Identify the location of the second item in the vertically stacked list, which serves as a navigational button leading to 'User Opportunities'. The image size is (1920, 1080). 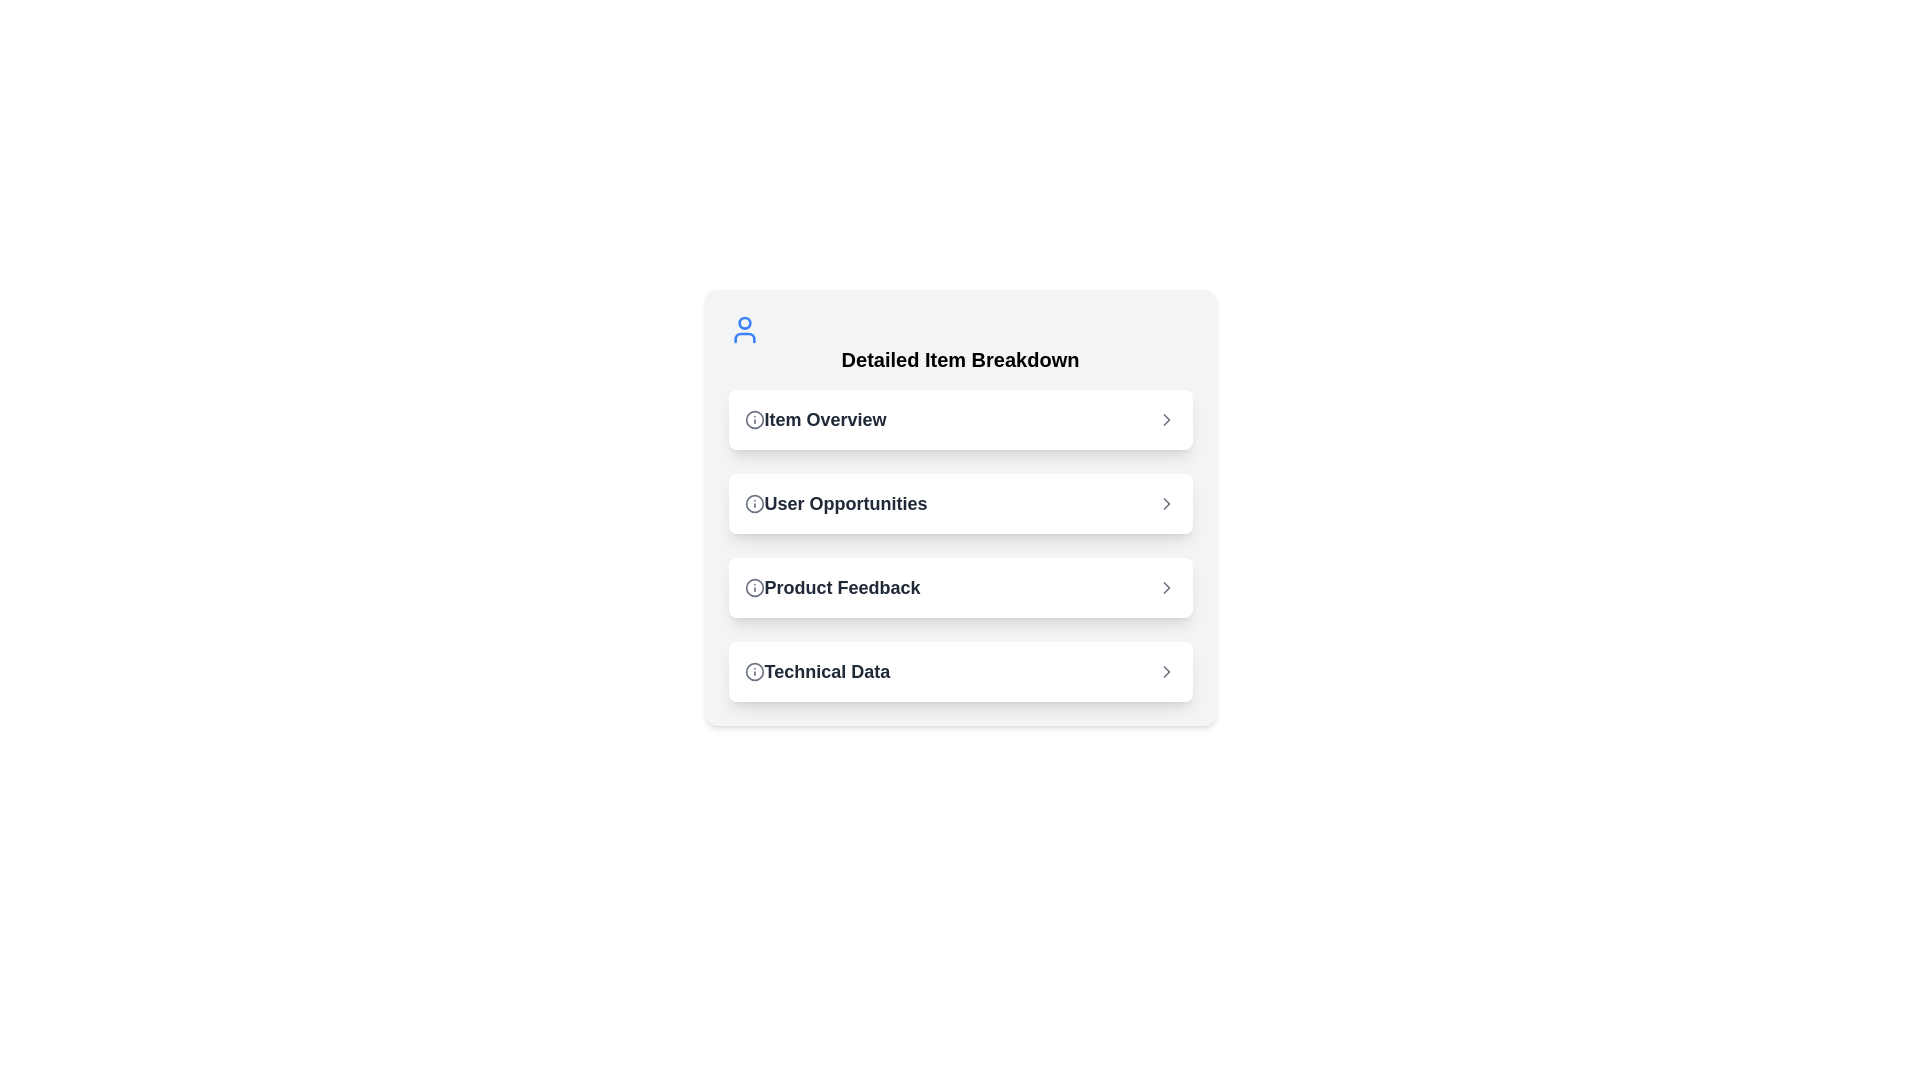
(960, 503).